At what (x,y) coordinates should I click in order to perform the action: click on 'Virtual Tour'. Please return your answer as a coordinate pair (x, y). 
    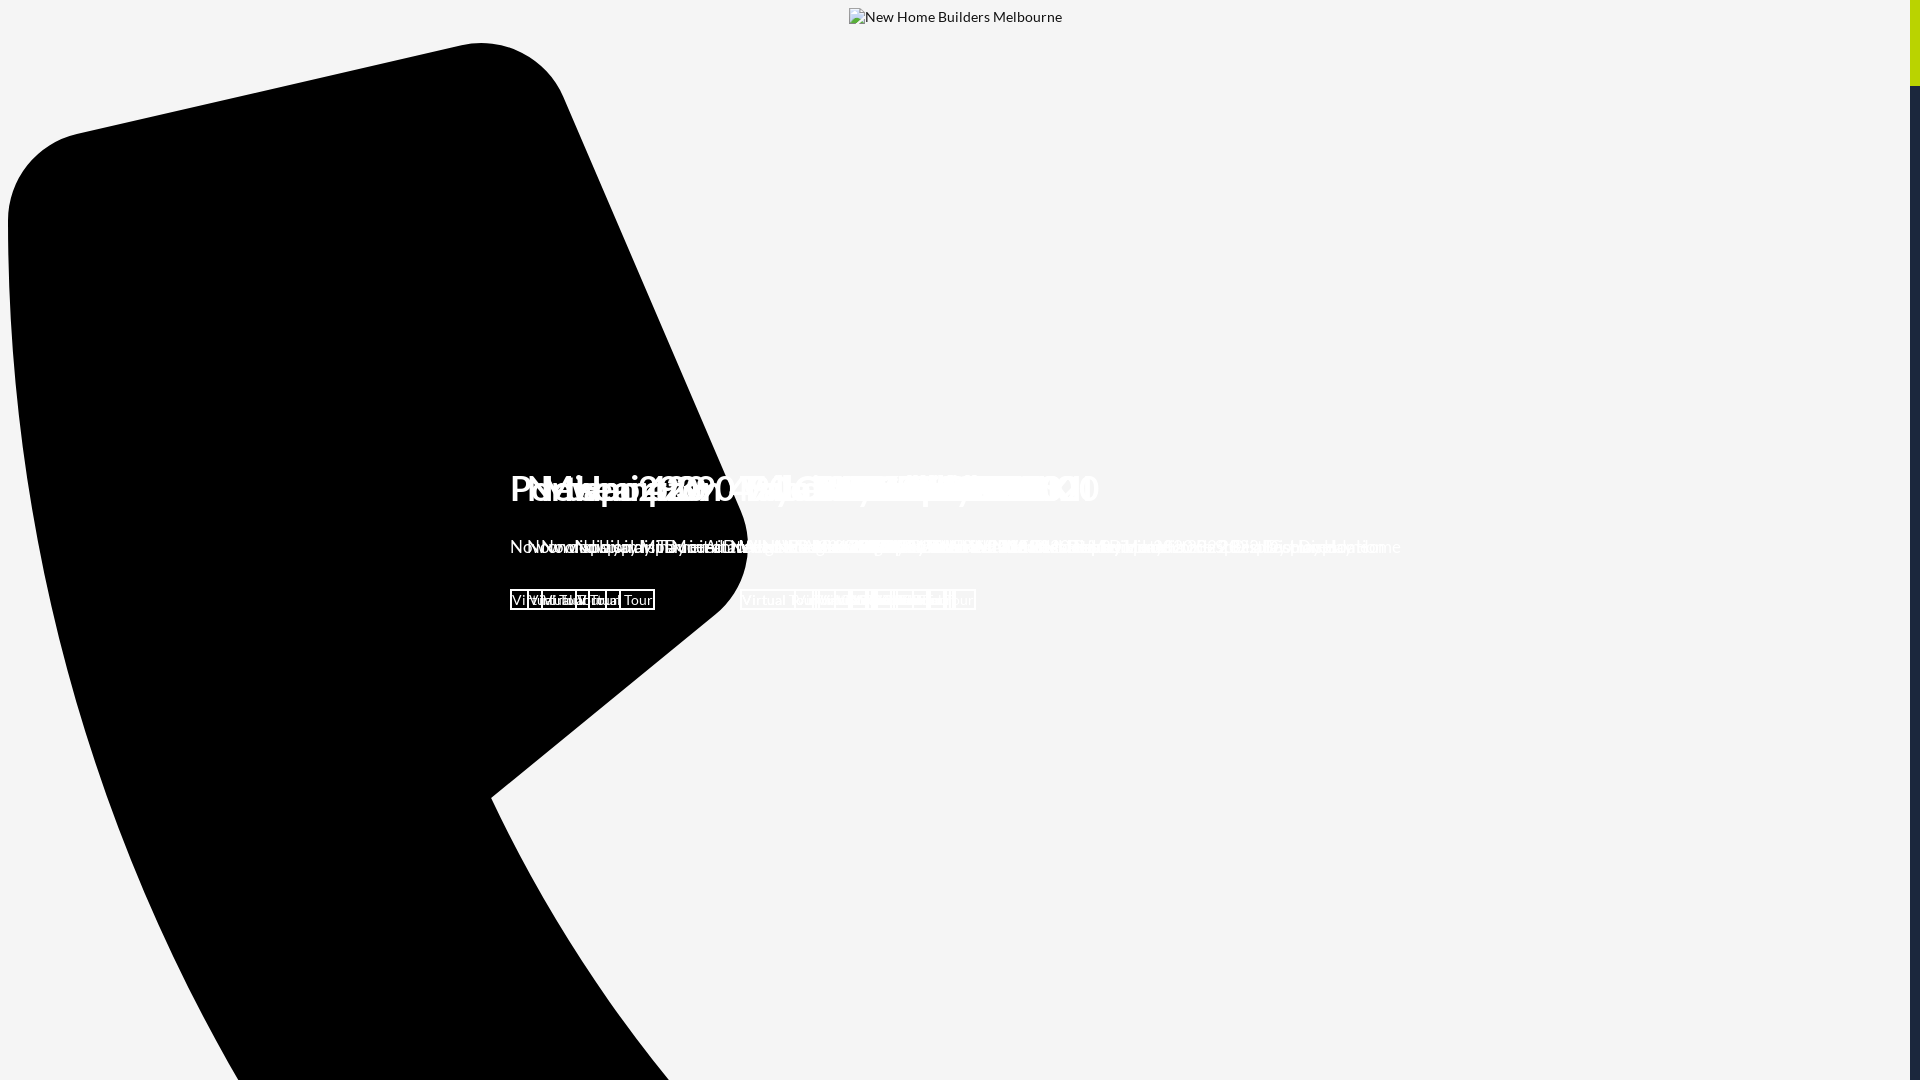
    Looking at the image, I should click on (869, 598).